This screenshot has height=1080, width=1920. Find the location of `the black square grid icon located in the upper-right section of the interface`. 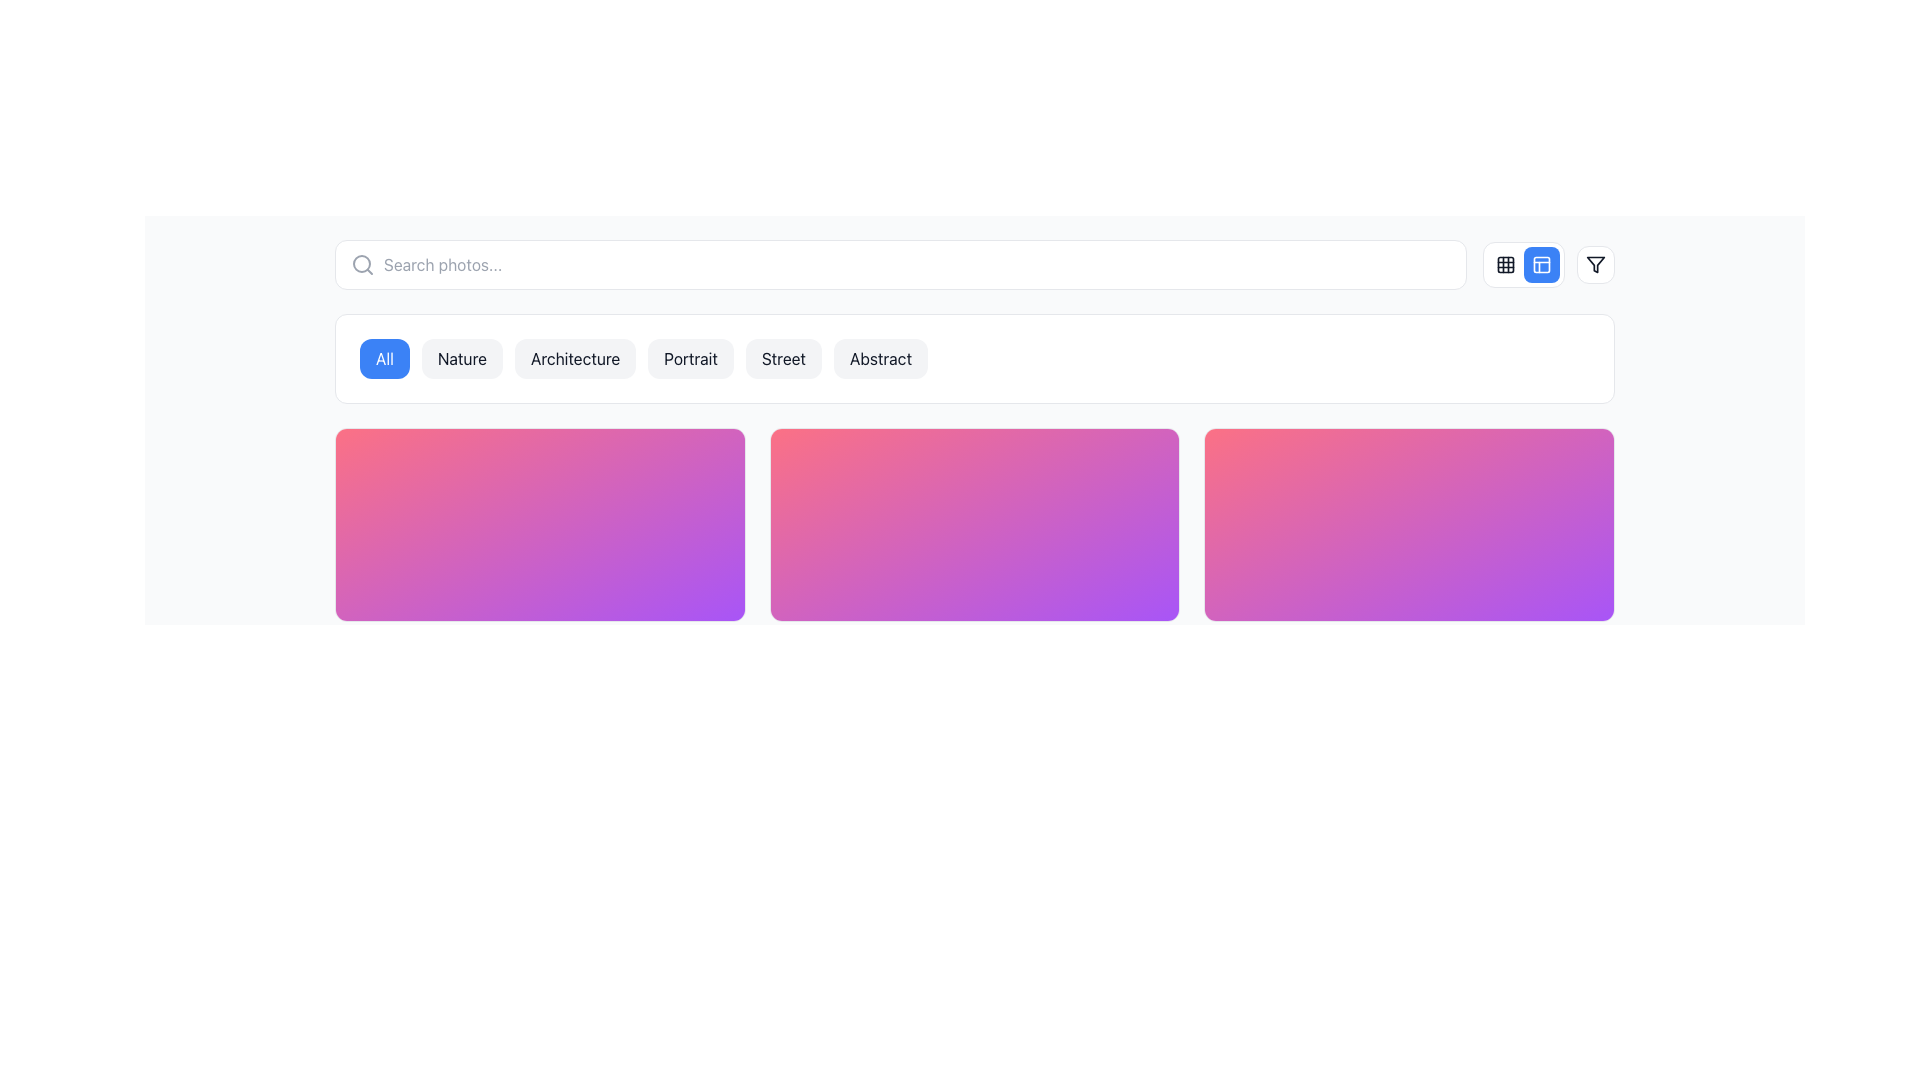

the black square grid icon located in the upper-right section of the interface is located at coordinates (1506, 264).